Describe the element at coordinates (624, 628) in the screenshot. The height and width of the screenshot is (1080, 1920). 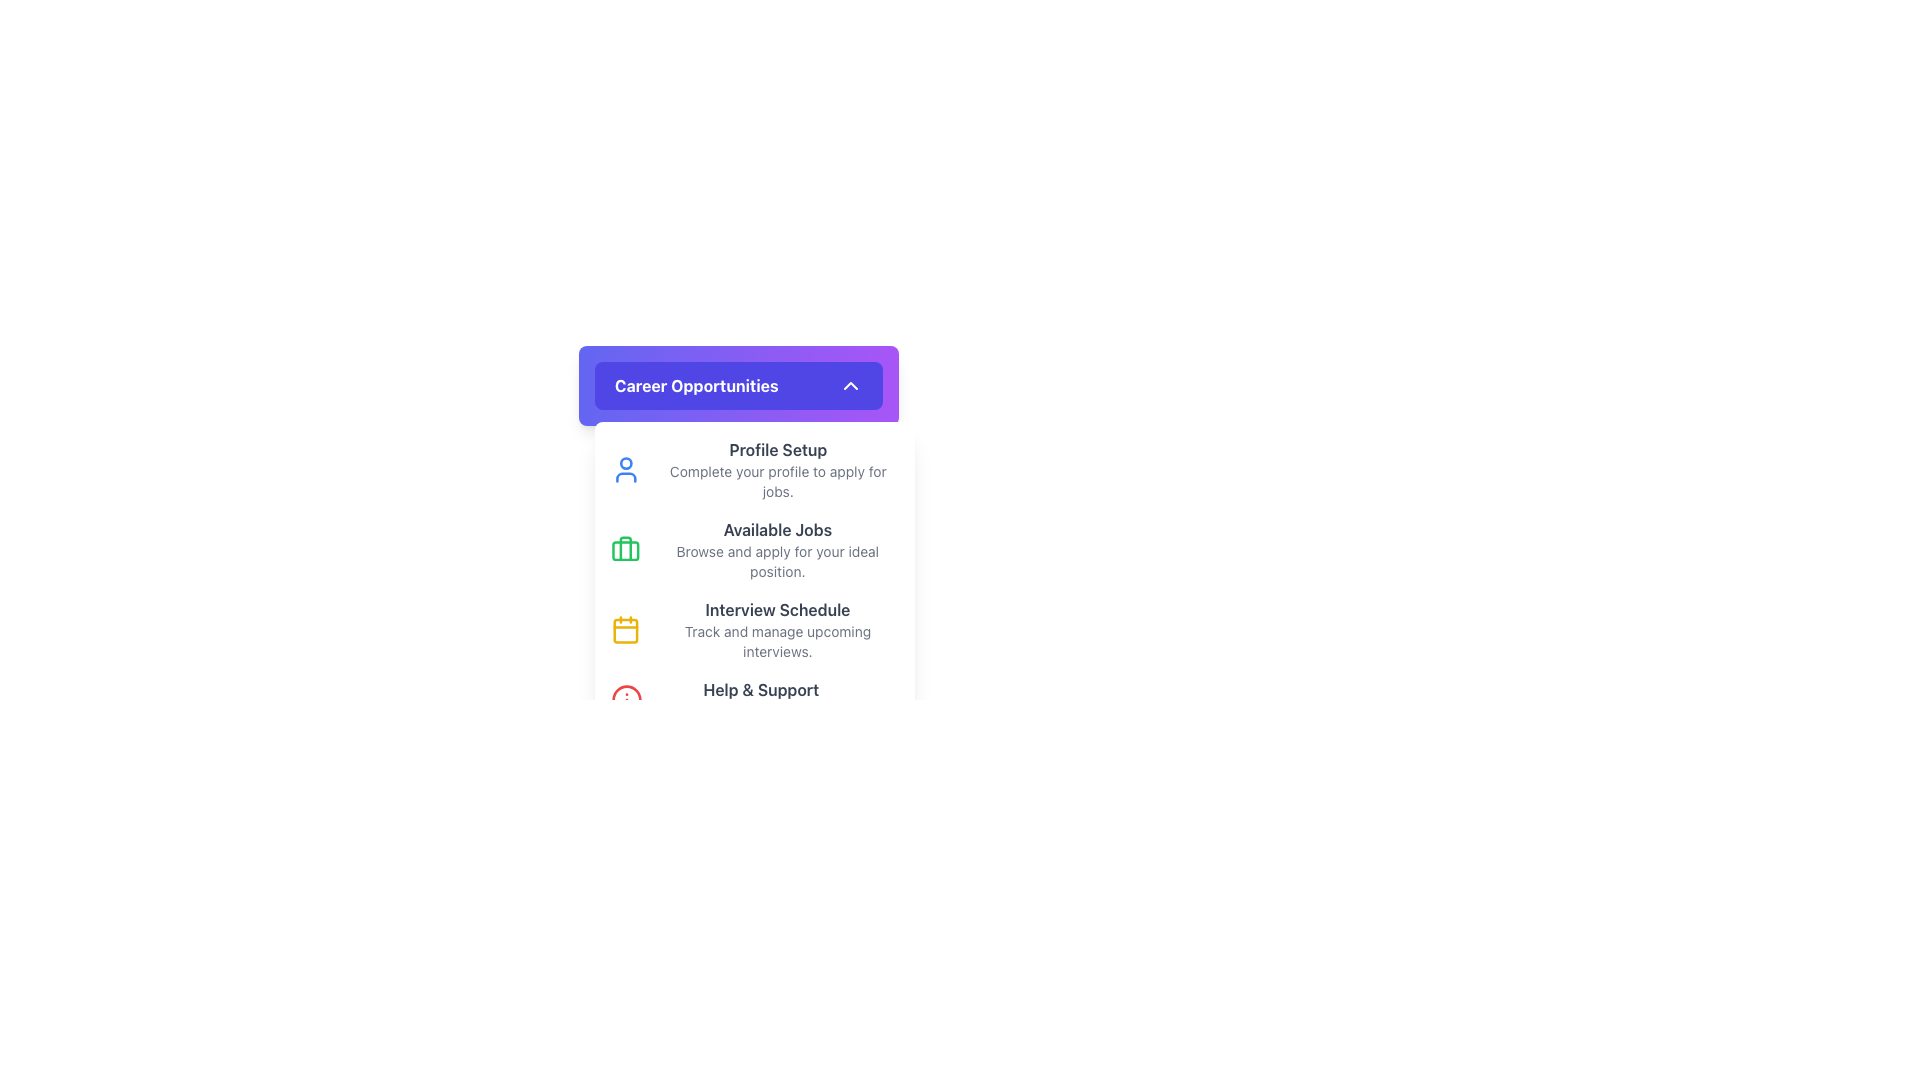
I see `the yellow calendar icon located to the left of the 'Interview Schedule' text block, which features a bold outline and is designed for date-picking` at that location.